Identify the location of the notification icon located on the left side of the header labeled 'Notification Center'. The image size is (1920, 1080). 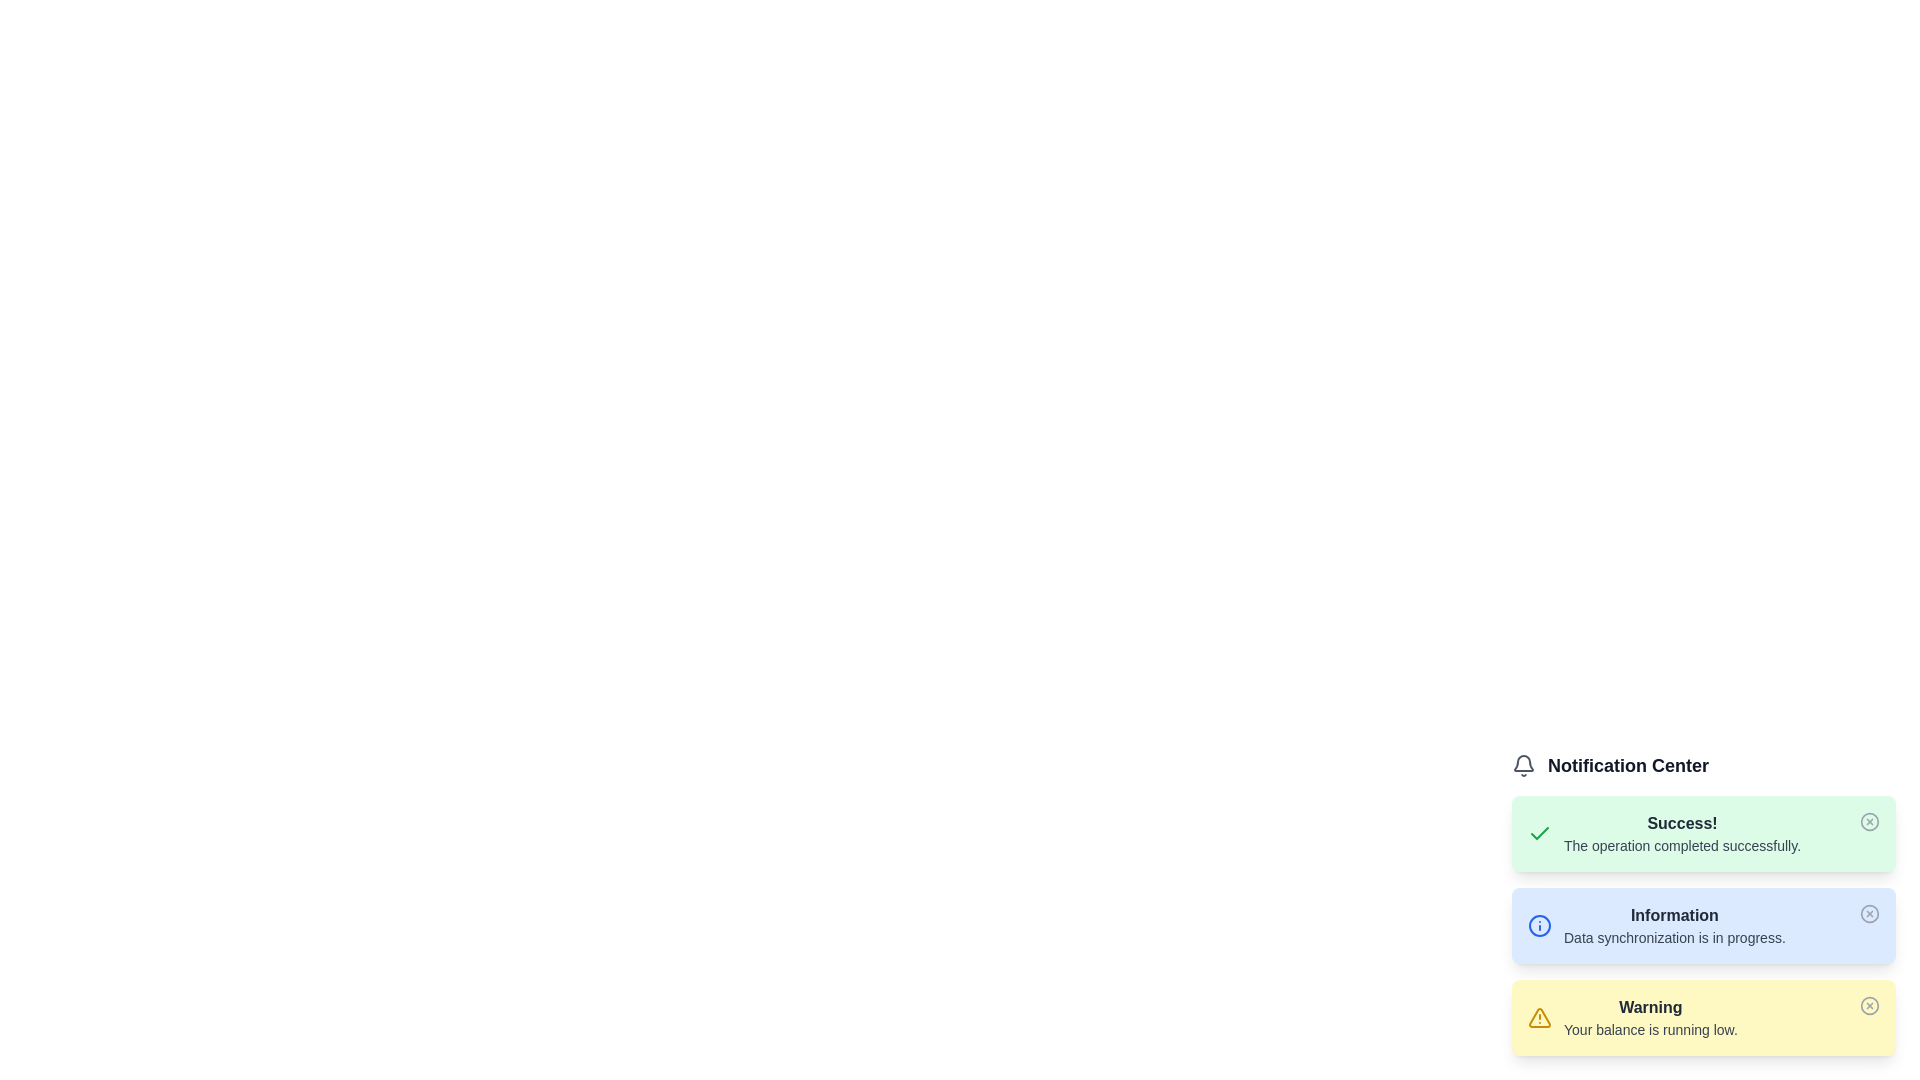
(1522, 765).